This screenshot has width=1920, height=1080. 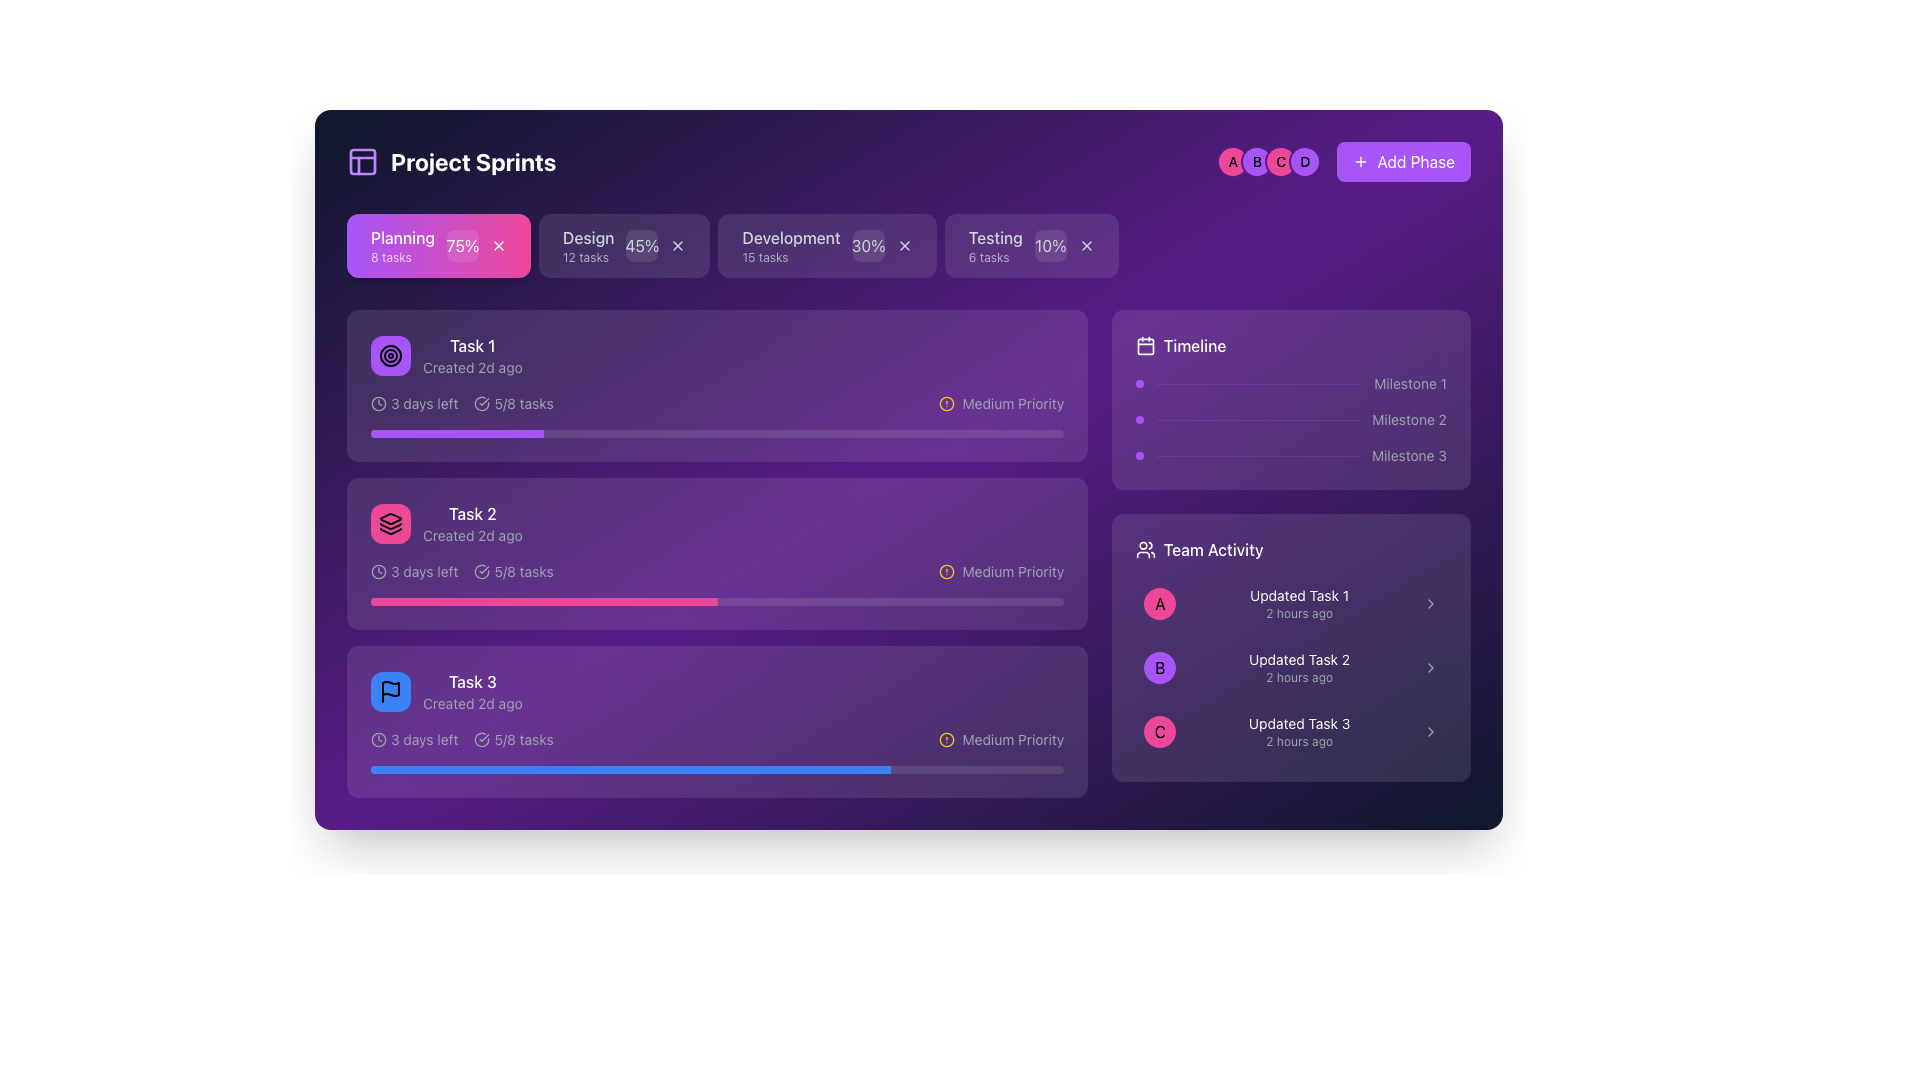 What do you see at coordinates (587, 245) in the screenshot?
I see `information displayed on the 'Design' text label, which serves as a section header indicating the category in the project management dashboard` at bounding box center [587, 245].